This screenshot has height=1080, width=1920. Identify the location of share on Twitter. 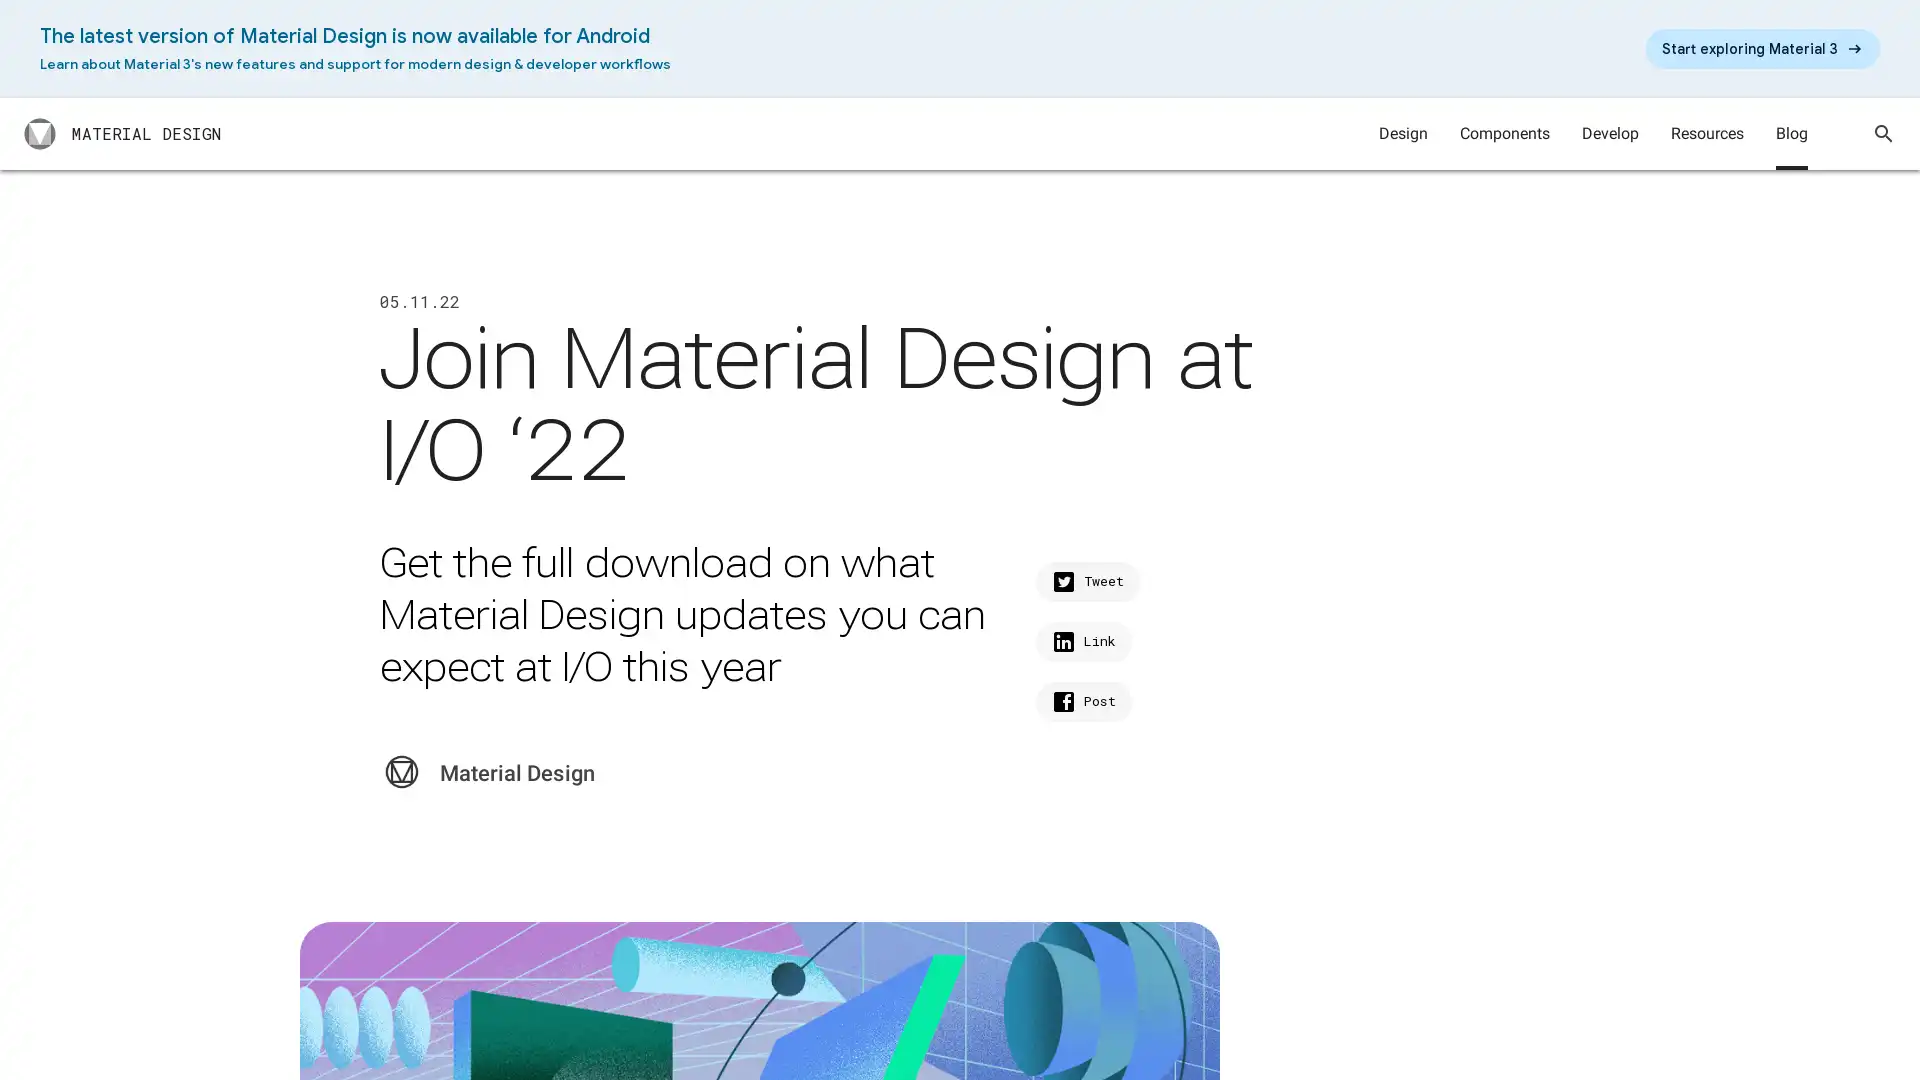
(1087, 582).